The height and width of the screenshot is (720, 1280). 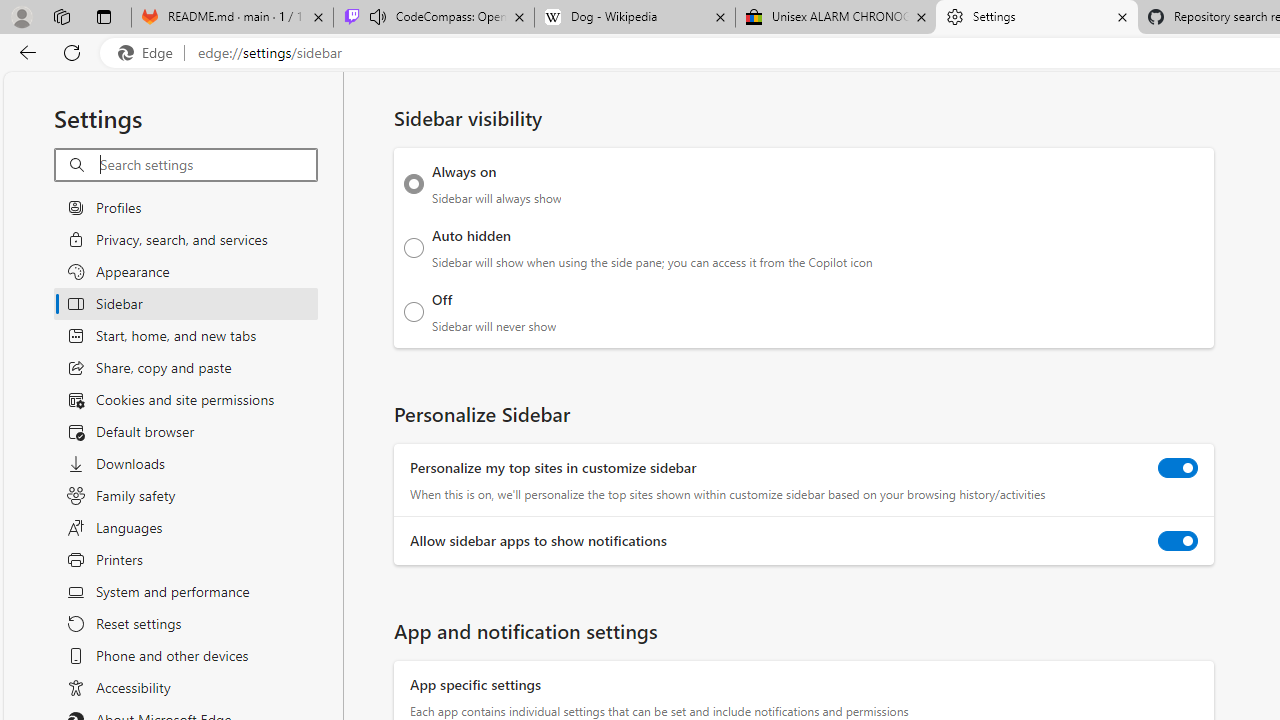 What do you see at coordinates (1178, 468) in the screenshot?
I see `'Personalize my top sites in customize sidebar'` at bounding box center [1178, 468].